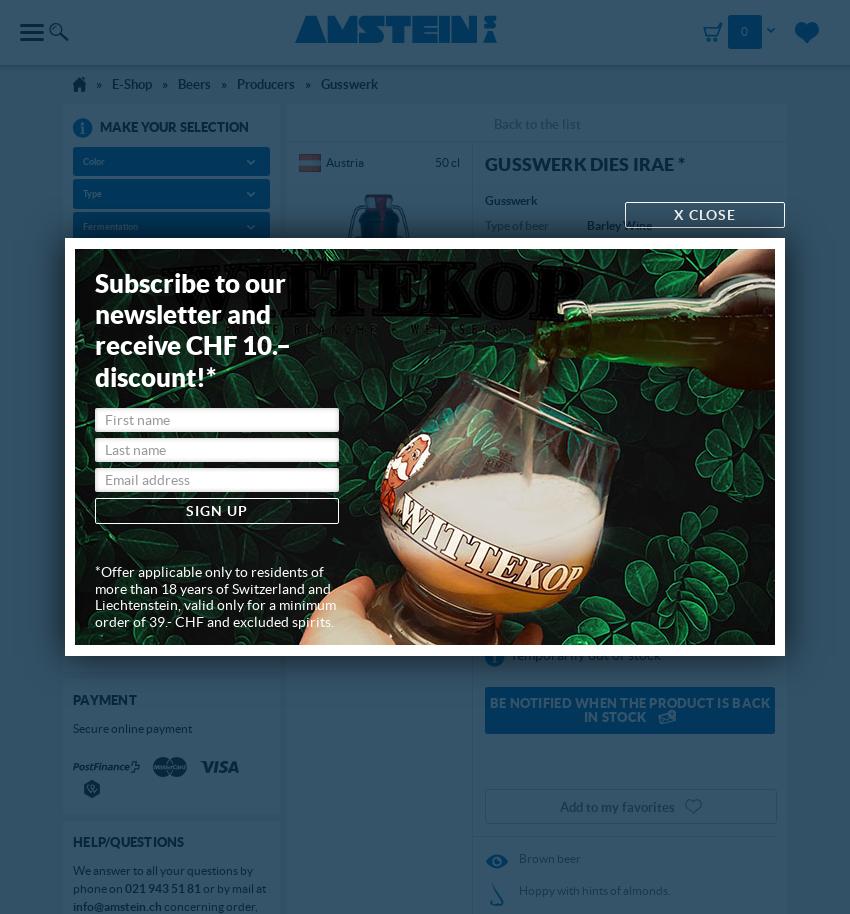  I want to click on 'Country', so click(98, 257).